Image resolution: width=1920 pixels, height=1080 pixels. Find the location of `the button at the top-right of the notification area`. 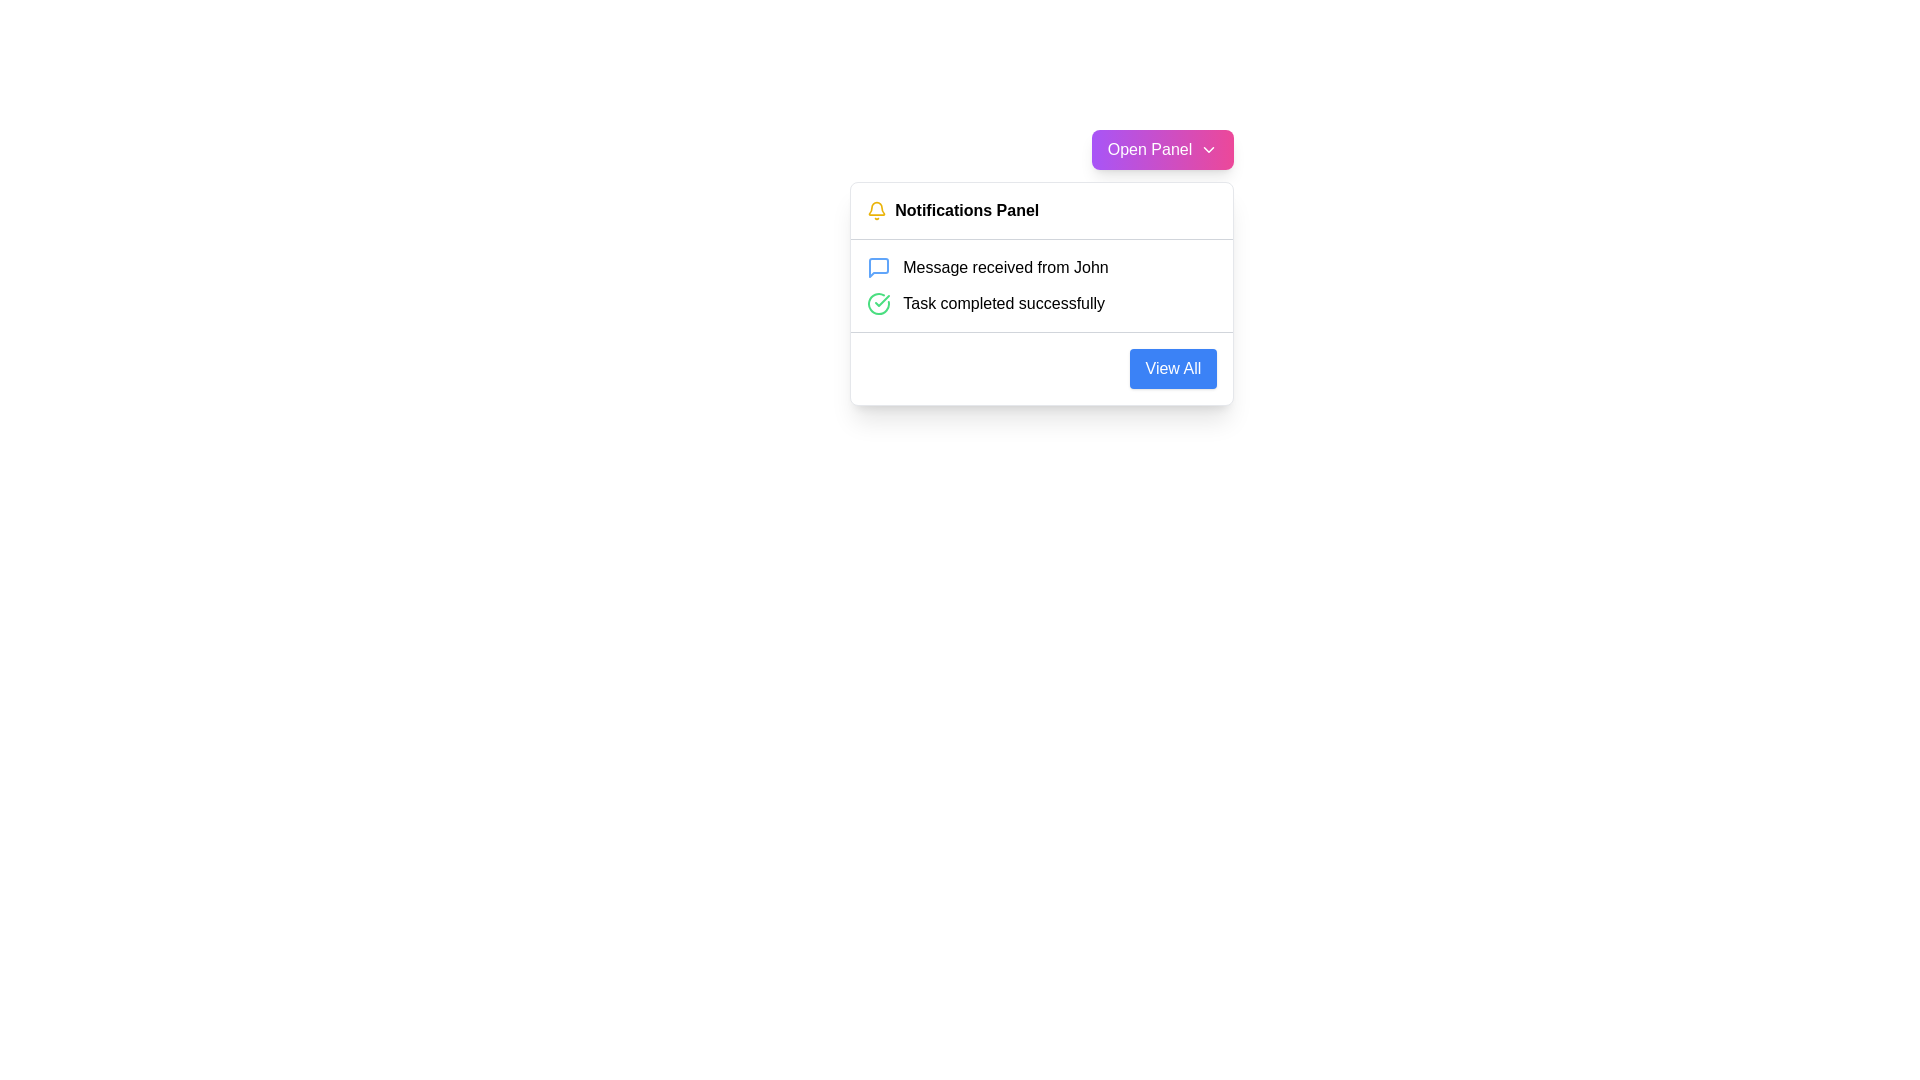

the button at the top-right of the notification area is located at coordinates (1162, 149).